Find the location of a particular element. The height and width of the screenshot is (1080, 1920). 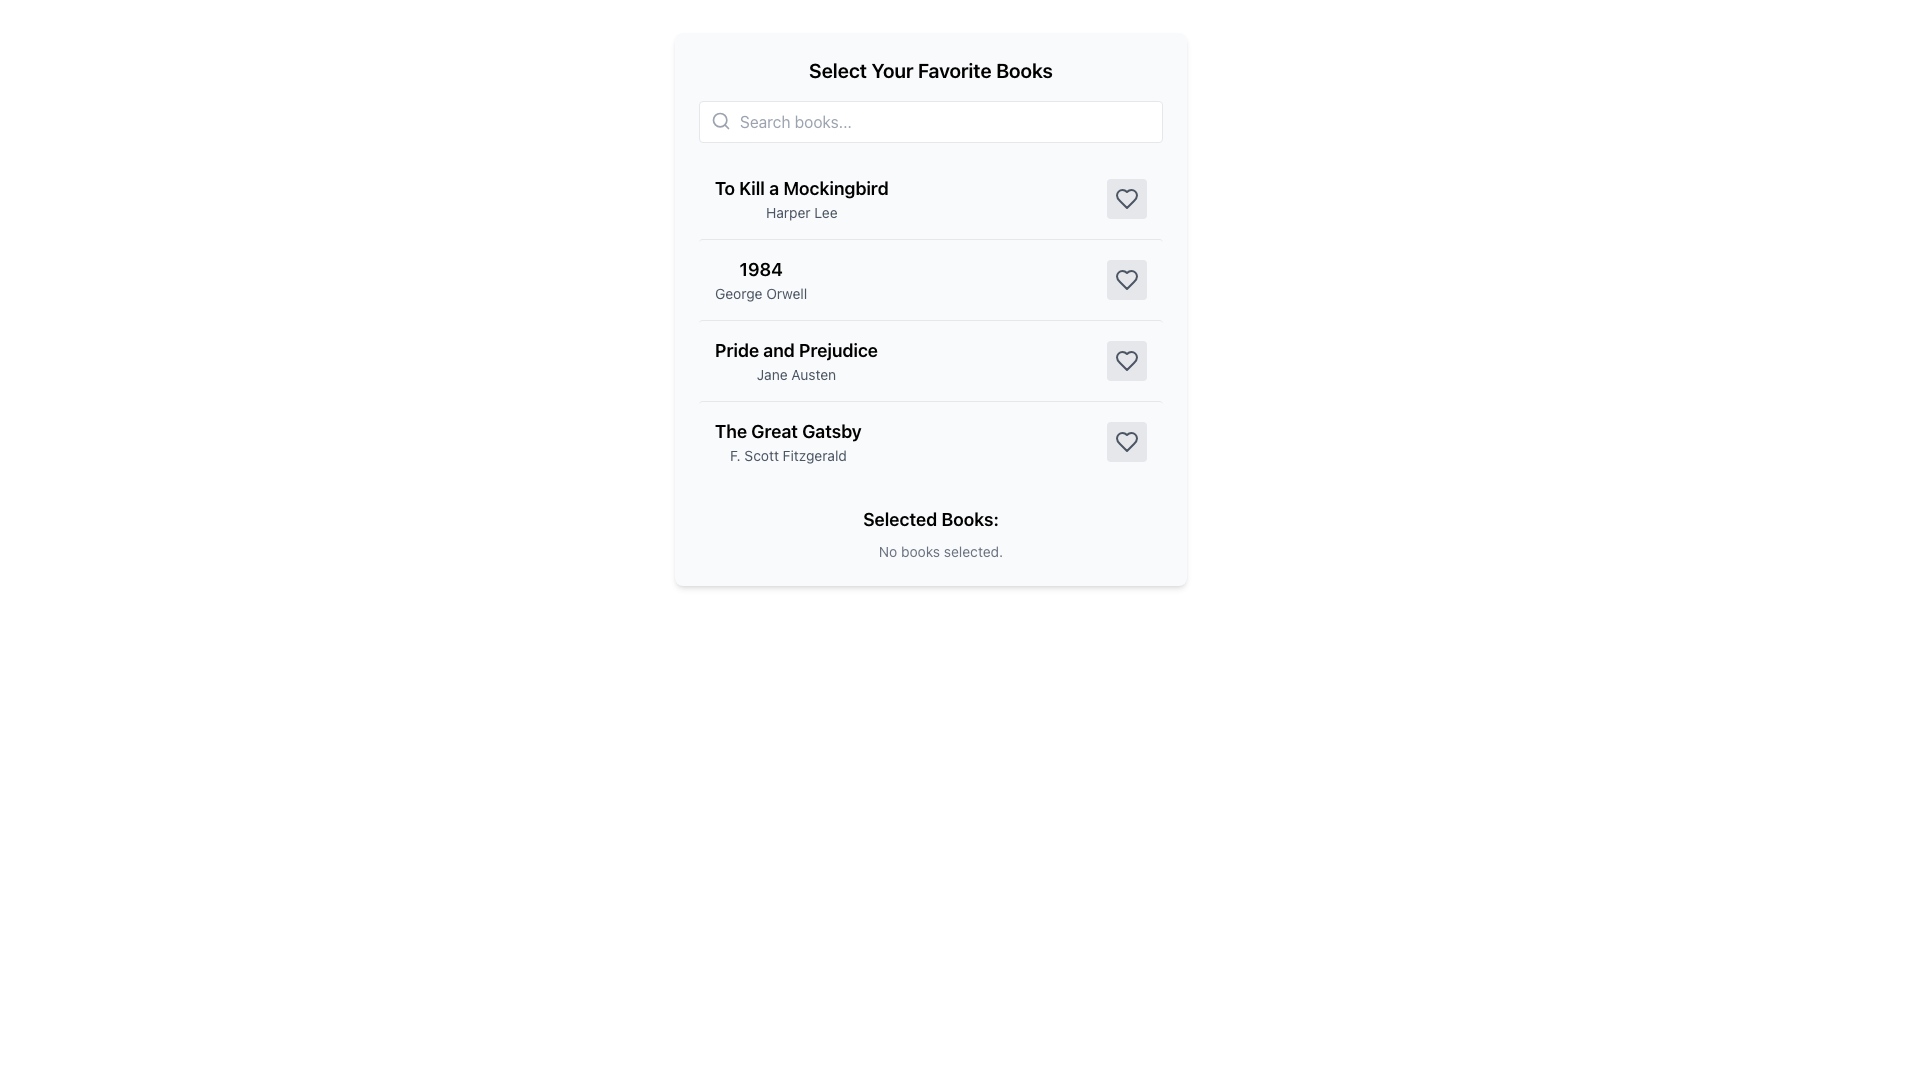

the heart icon button located to the right of 'The Great Gatsby' to mark it as selected is located at coordinates (1127, 441).